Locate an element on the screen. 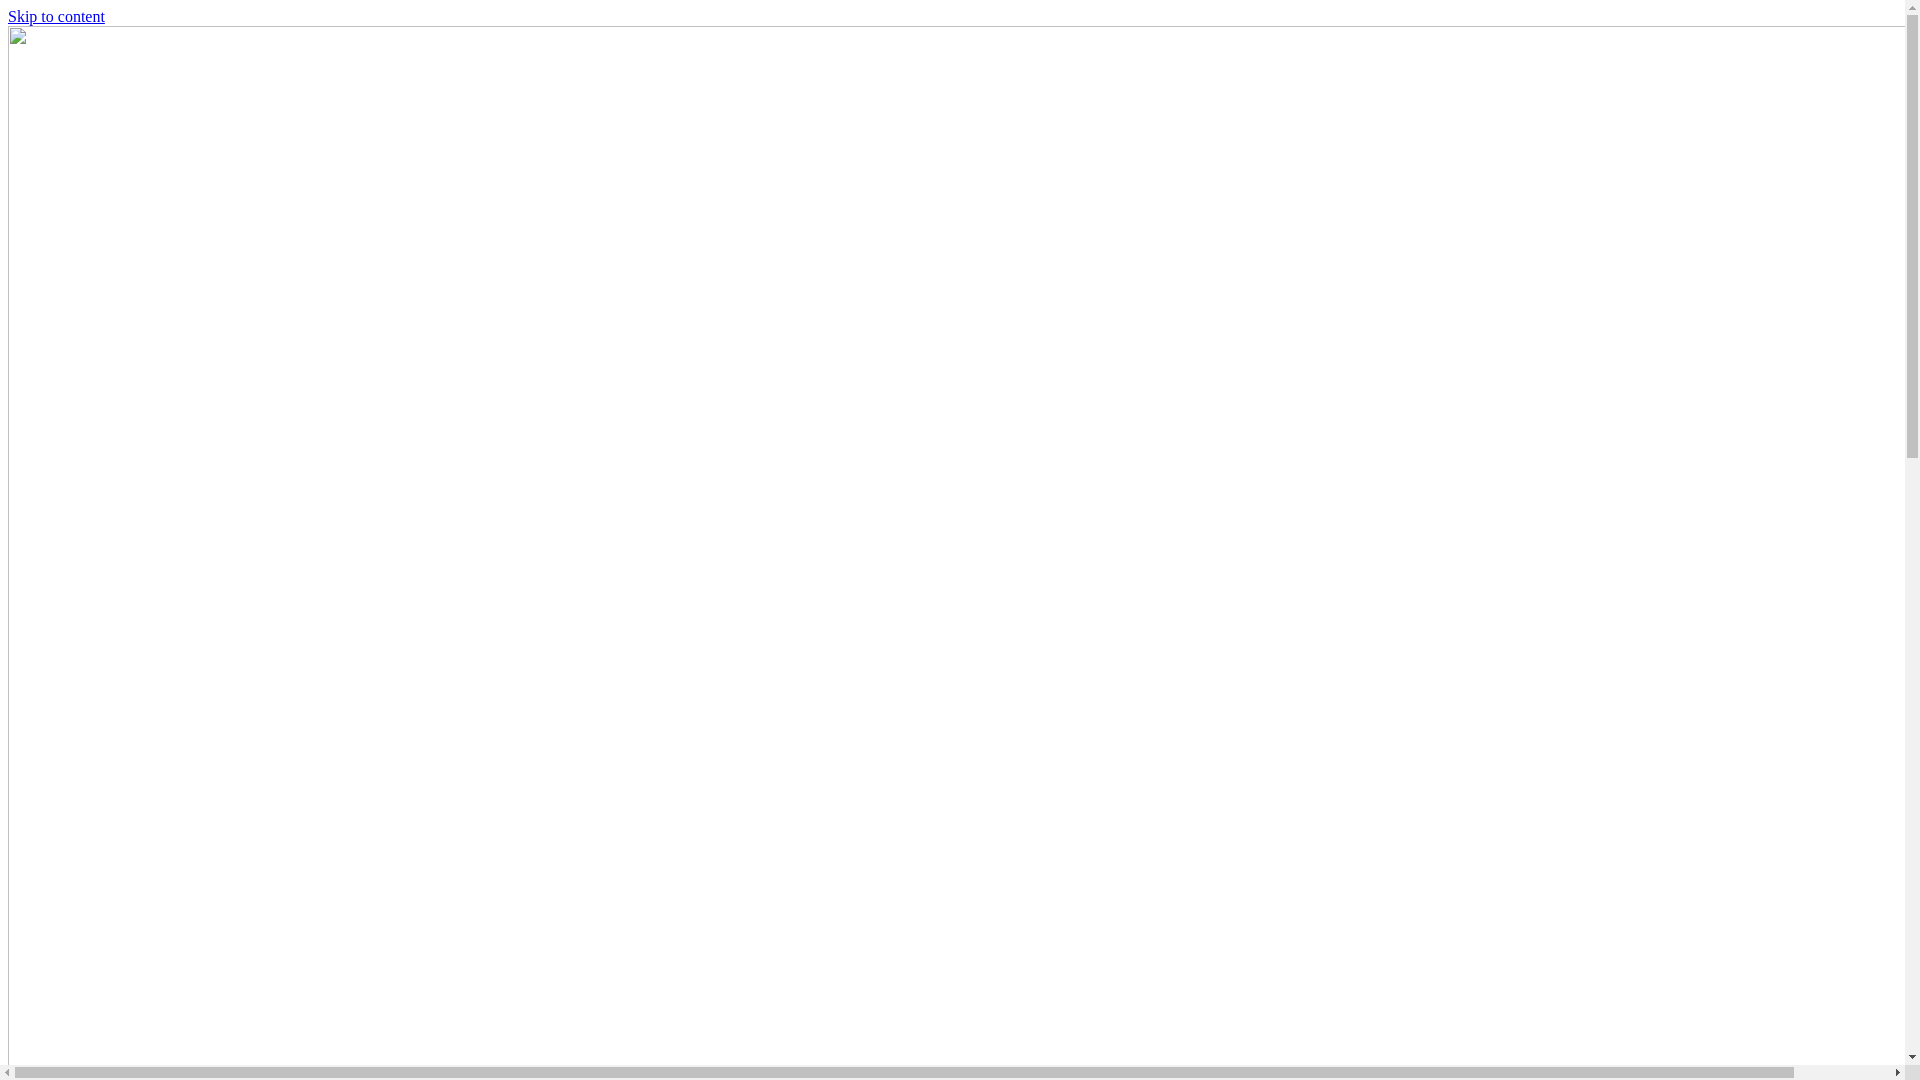 This screenshot has width=1920, height=1080. 'Skip to content' is located at coordinates (56, 16).